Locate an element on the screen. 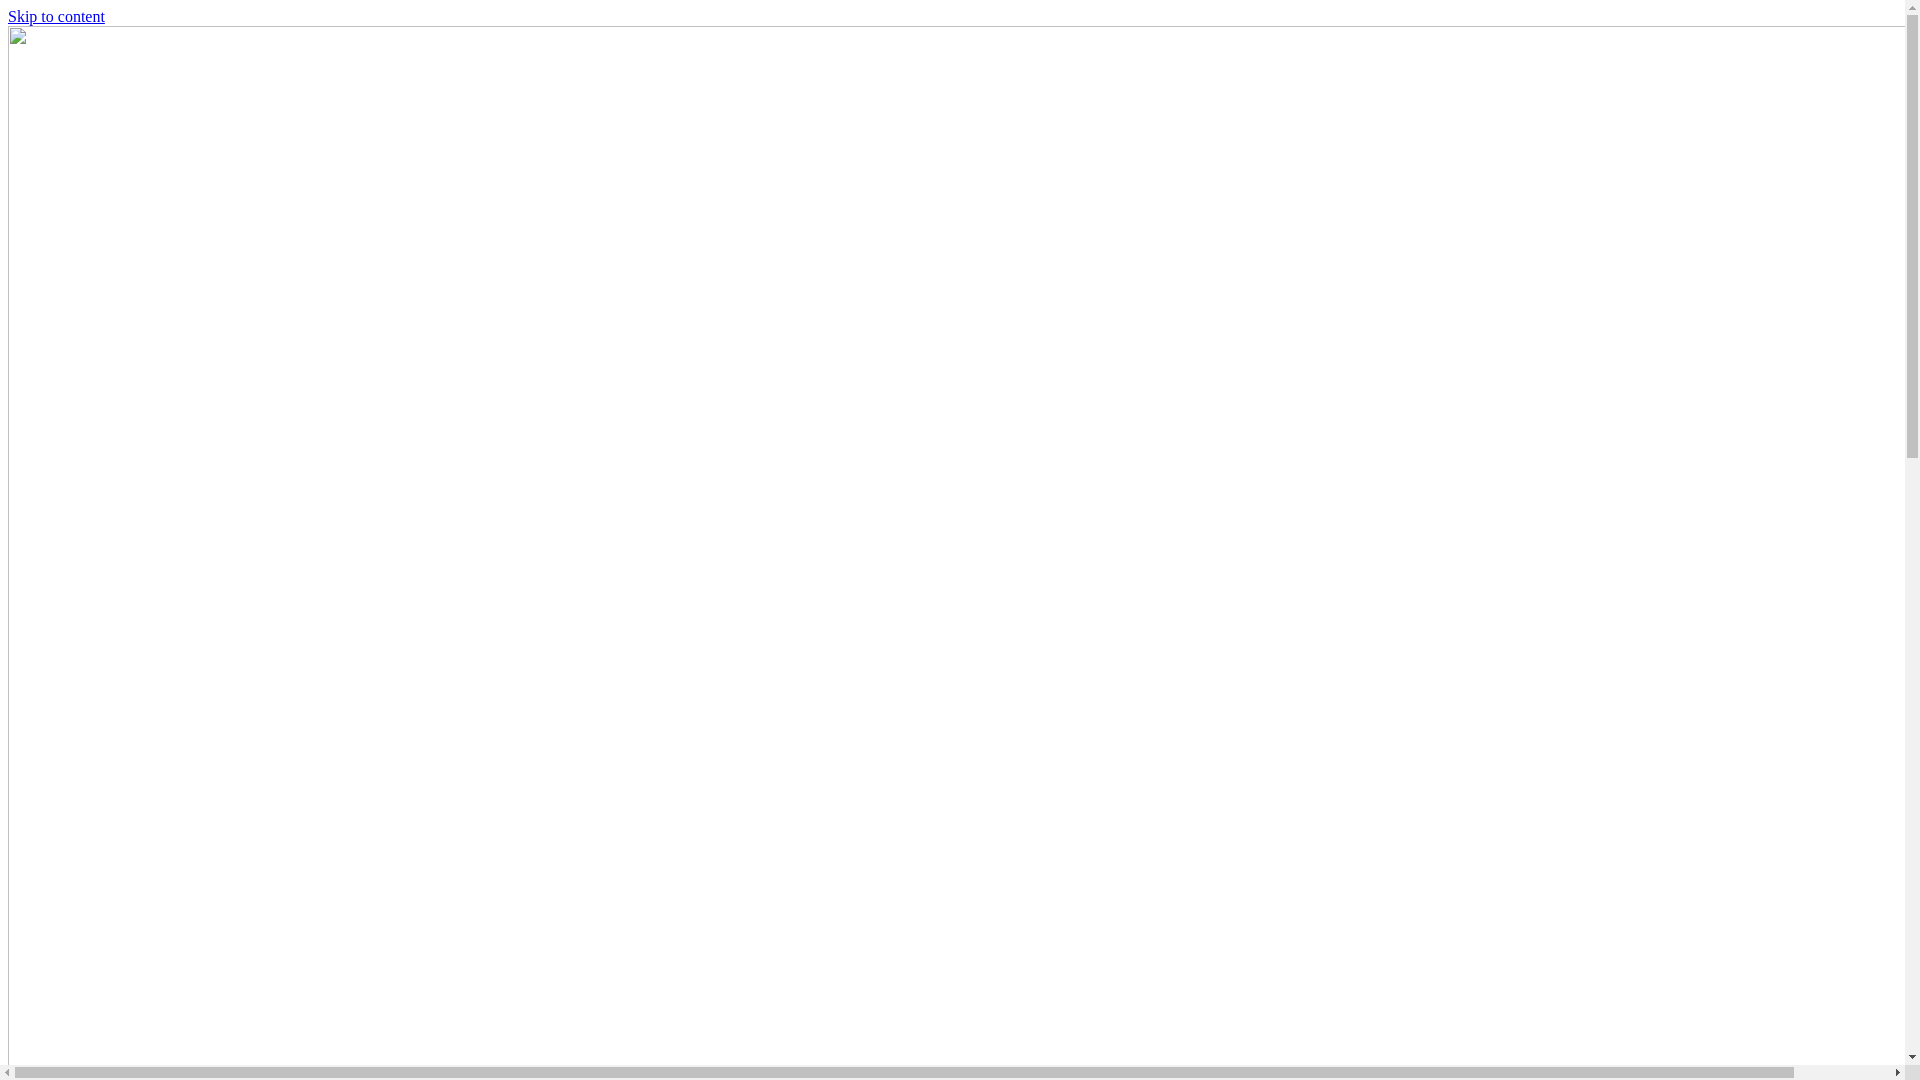 This screenshot has width=1920, height=1080. 'Skip to content' is located at coordinates (56, 16).